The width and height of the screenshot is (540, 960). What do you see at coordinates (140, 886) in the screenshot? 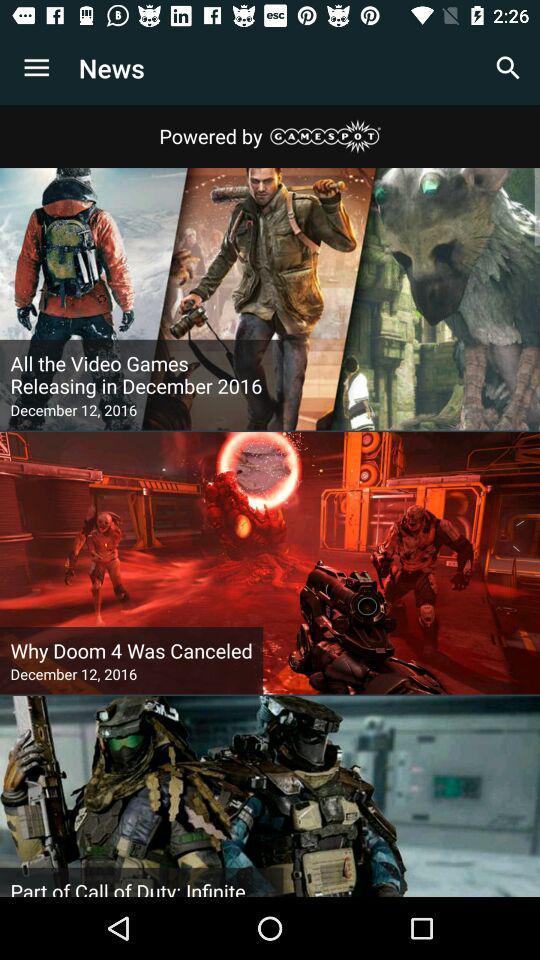
I see `part of call` at bounding box center [140, 886].